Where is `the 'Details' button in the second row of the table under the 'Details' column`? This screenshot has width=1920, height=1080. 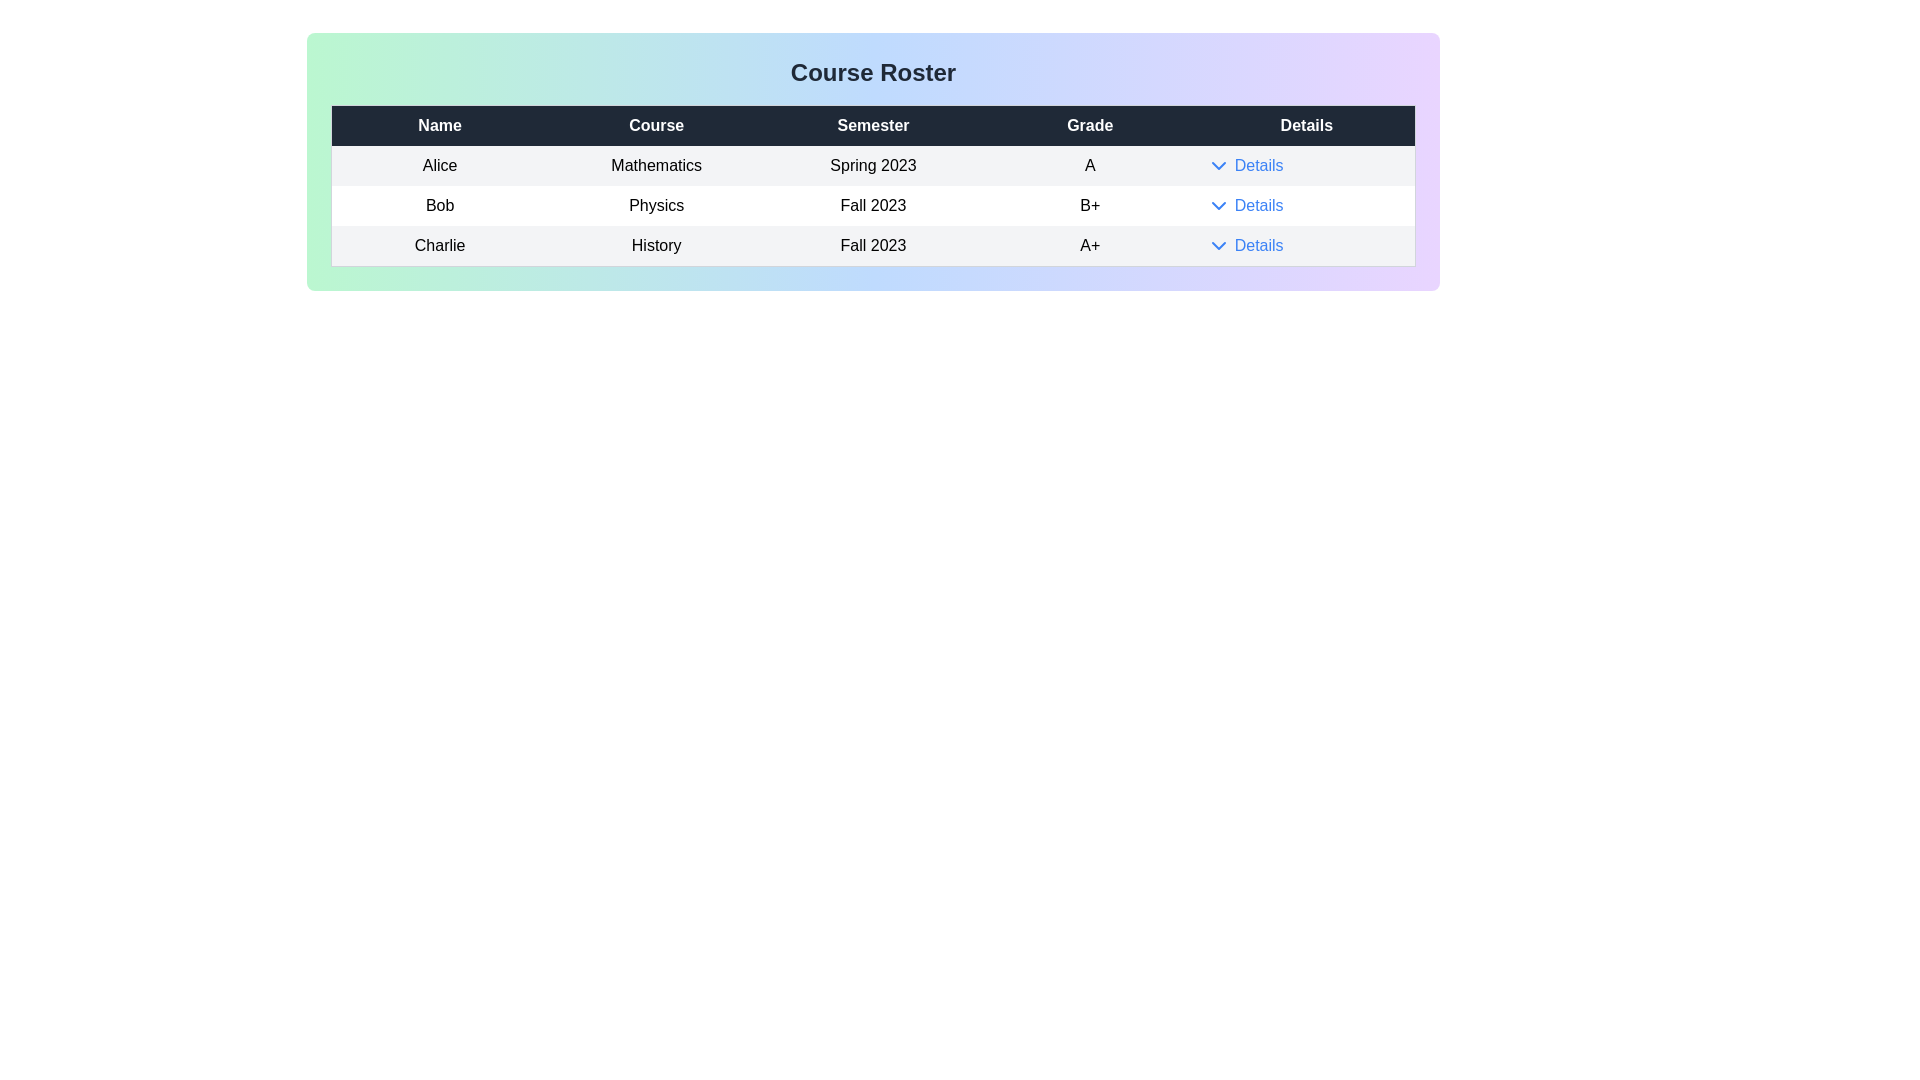 the 'Details' button in the second row of the table under the 'Details' column is located at coordinates (1244, 205).